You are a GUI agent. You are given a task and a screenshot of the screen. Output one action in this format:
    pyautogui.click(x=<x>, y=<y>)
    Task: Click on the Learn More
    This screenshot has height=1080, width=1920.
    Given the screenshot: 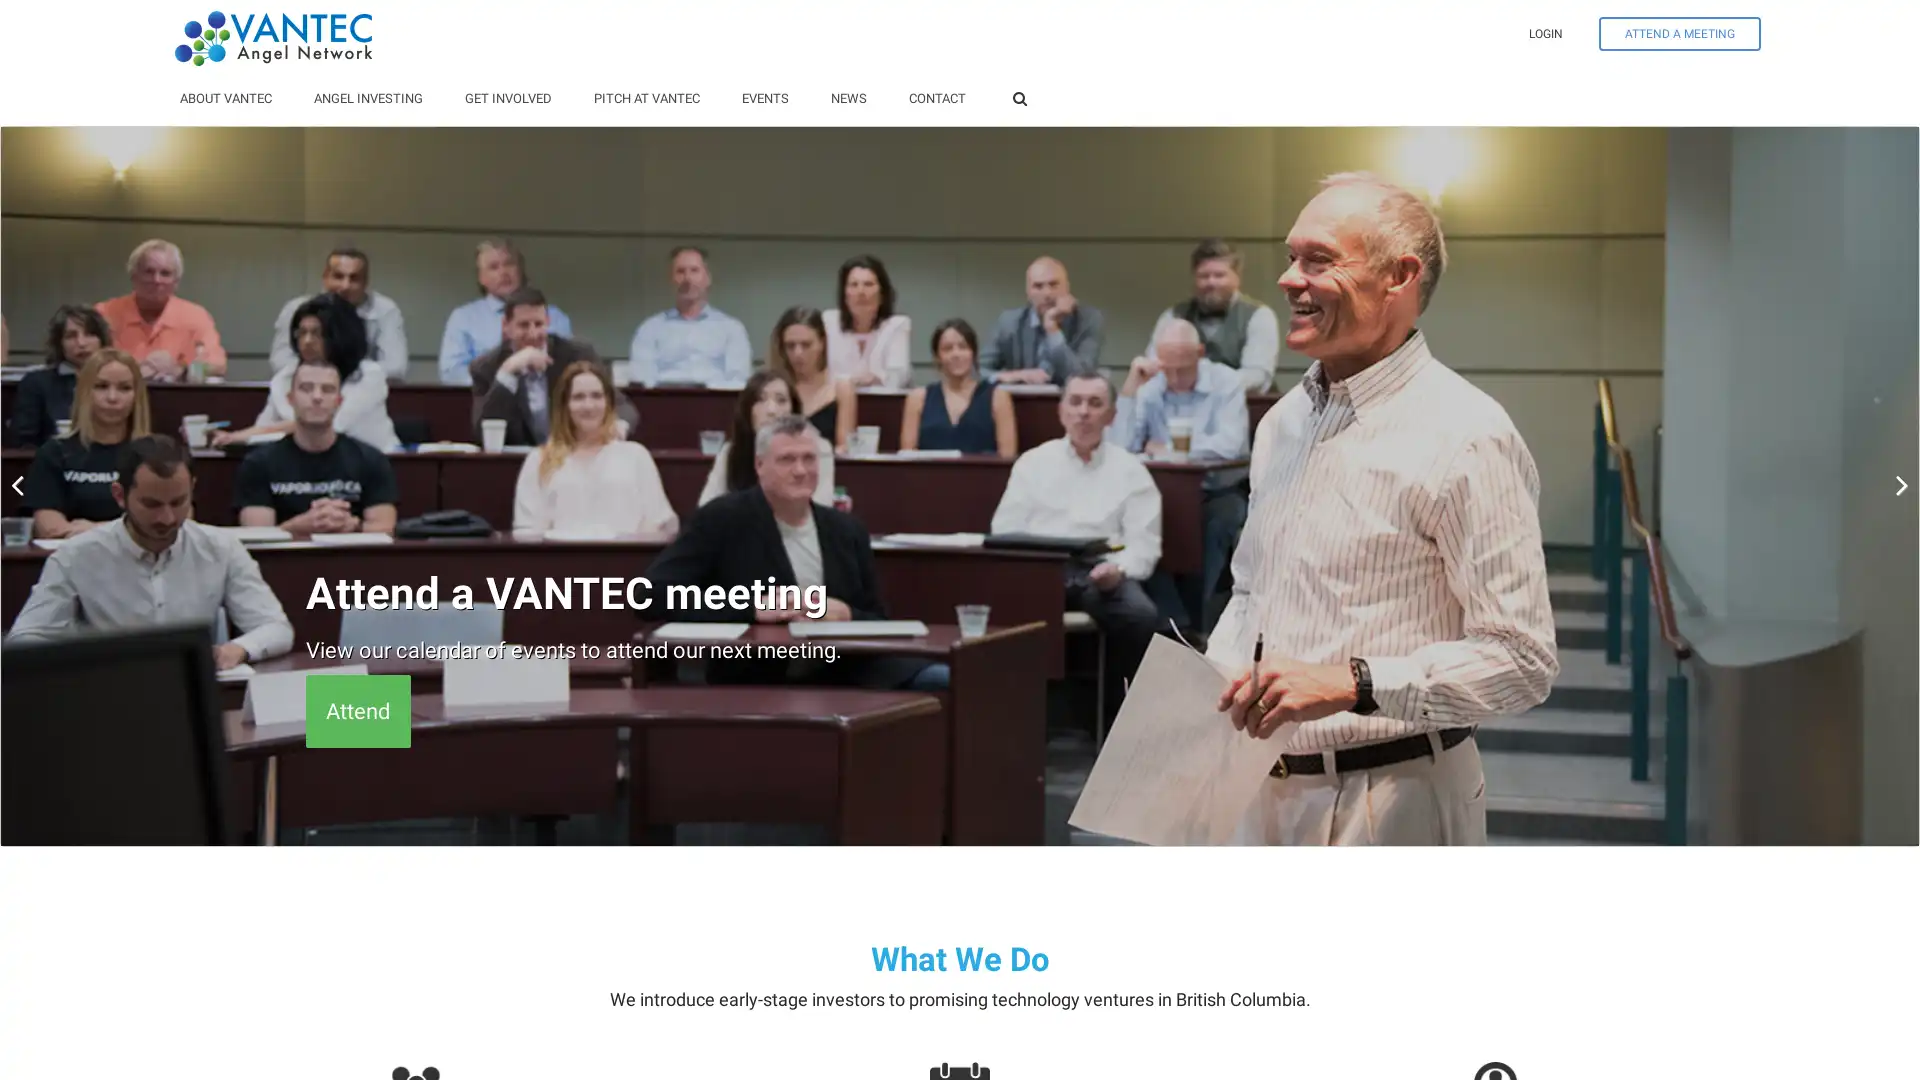 What is the action you would take?
    pyautogui.click(x=381, y=710)
    